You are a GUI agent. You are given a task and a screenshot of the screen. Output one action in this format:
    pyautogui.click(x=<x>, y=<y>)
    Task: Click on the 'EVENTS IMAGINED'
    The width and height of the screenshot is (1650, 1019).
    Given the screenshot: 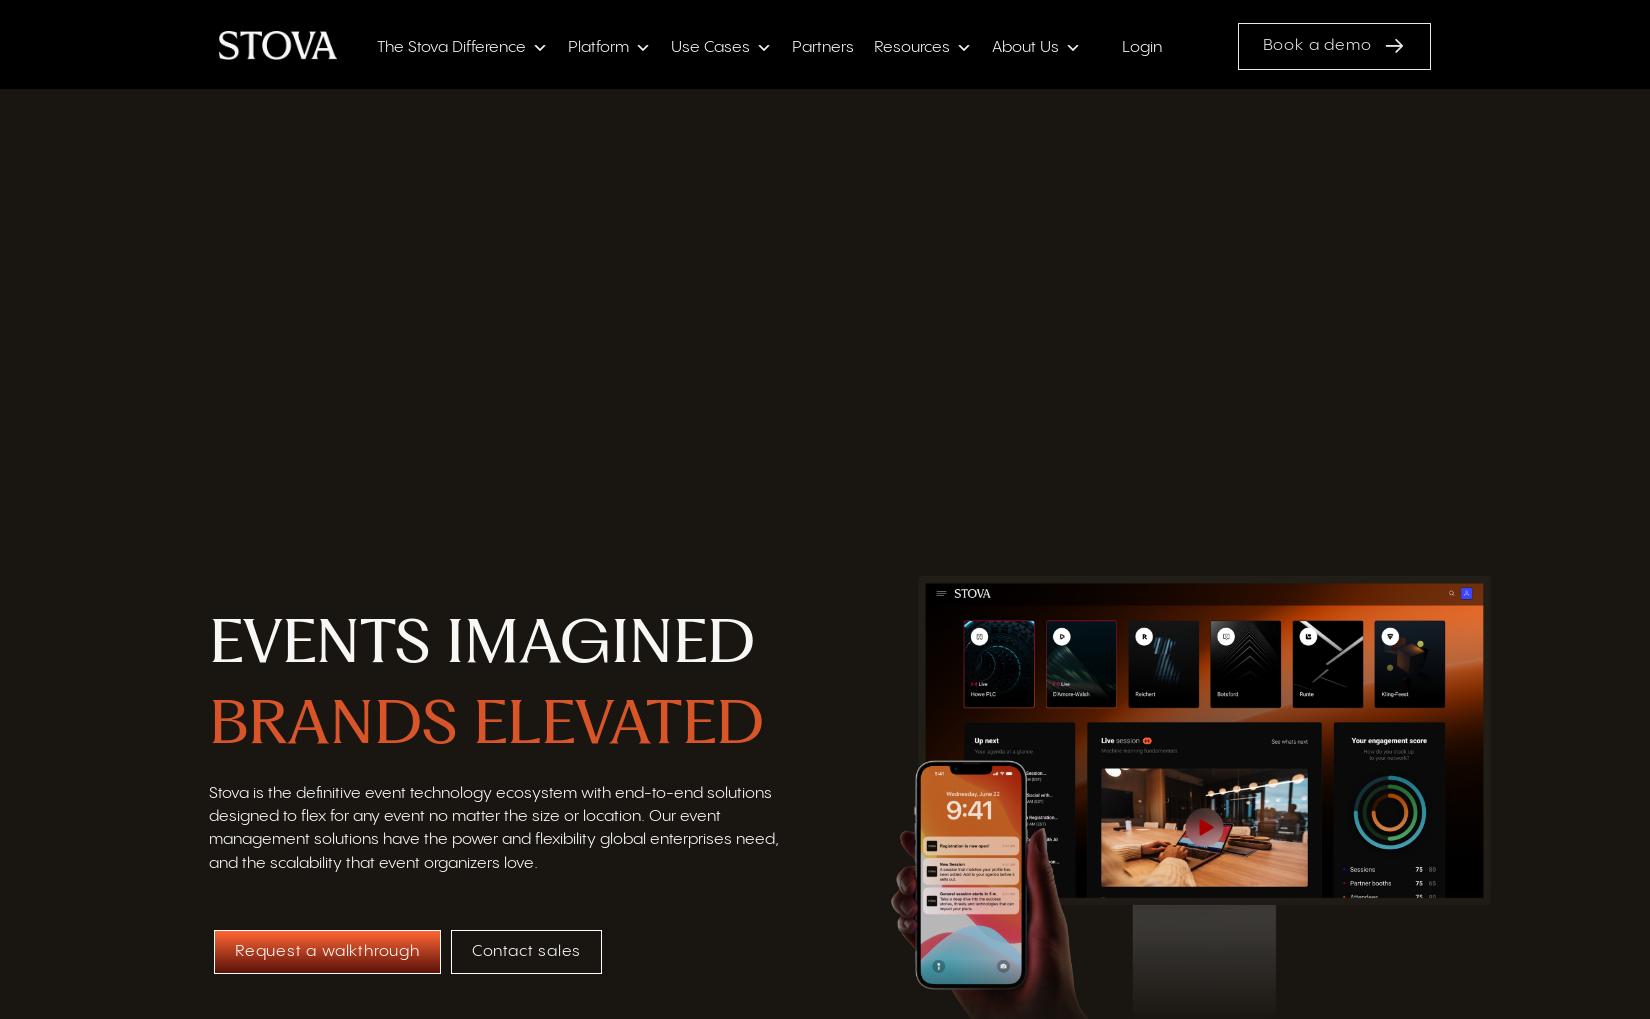 What is the action you would take?
    pyautogui.click(x=480, y=641)
    